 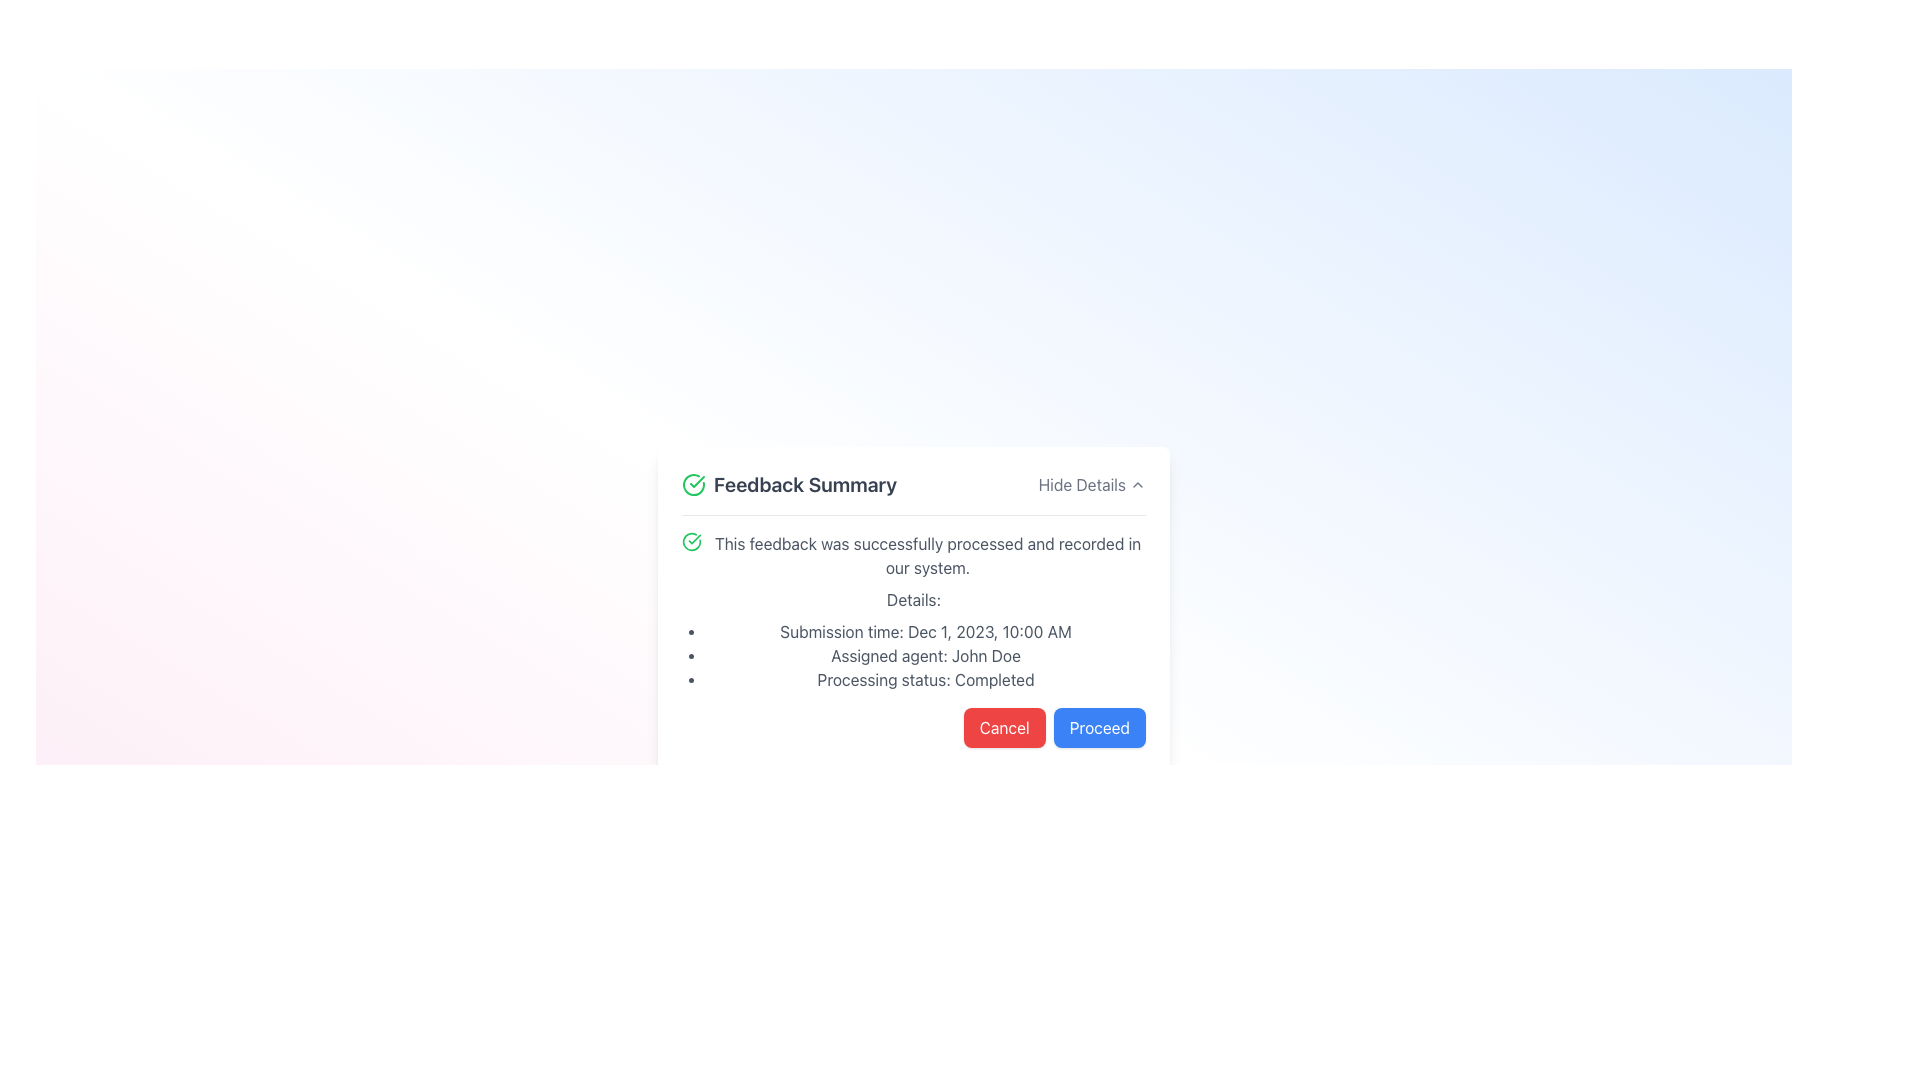 I want to click on the vibrant blue 'Proceed' button with white text, which is located at the bottom right of the modal section, to change its background color, so click(x=1098, y=727).